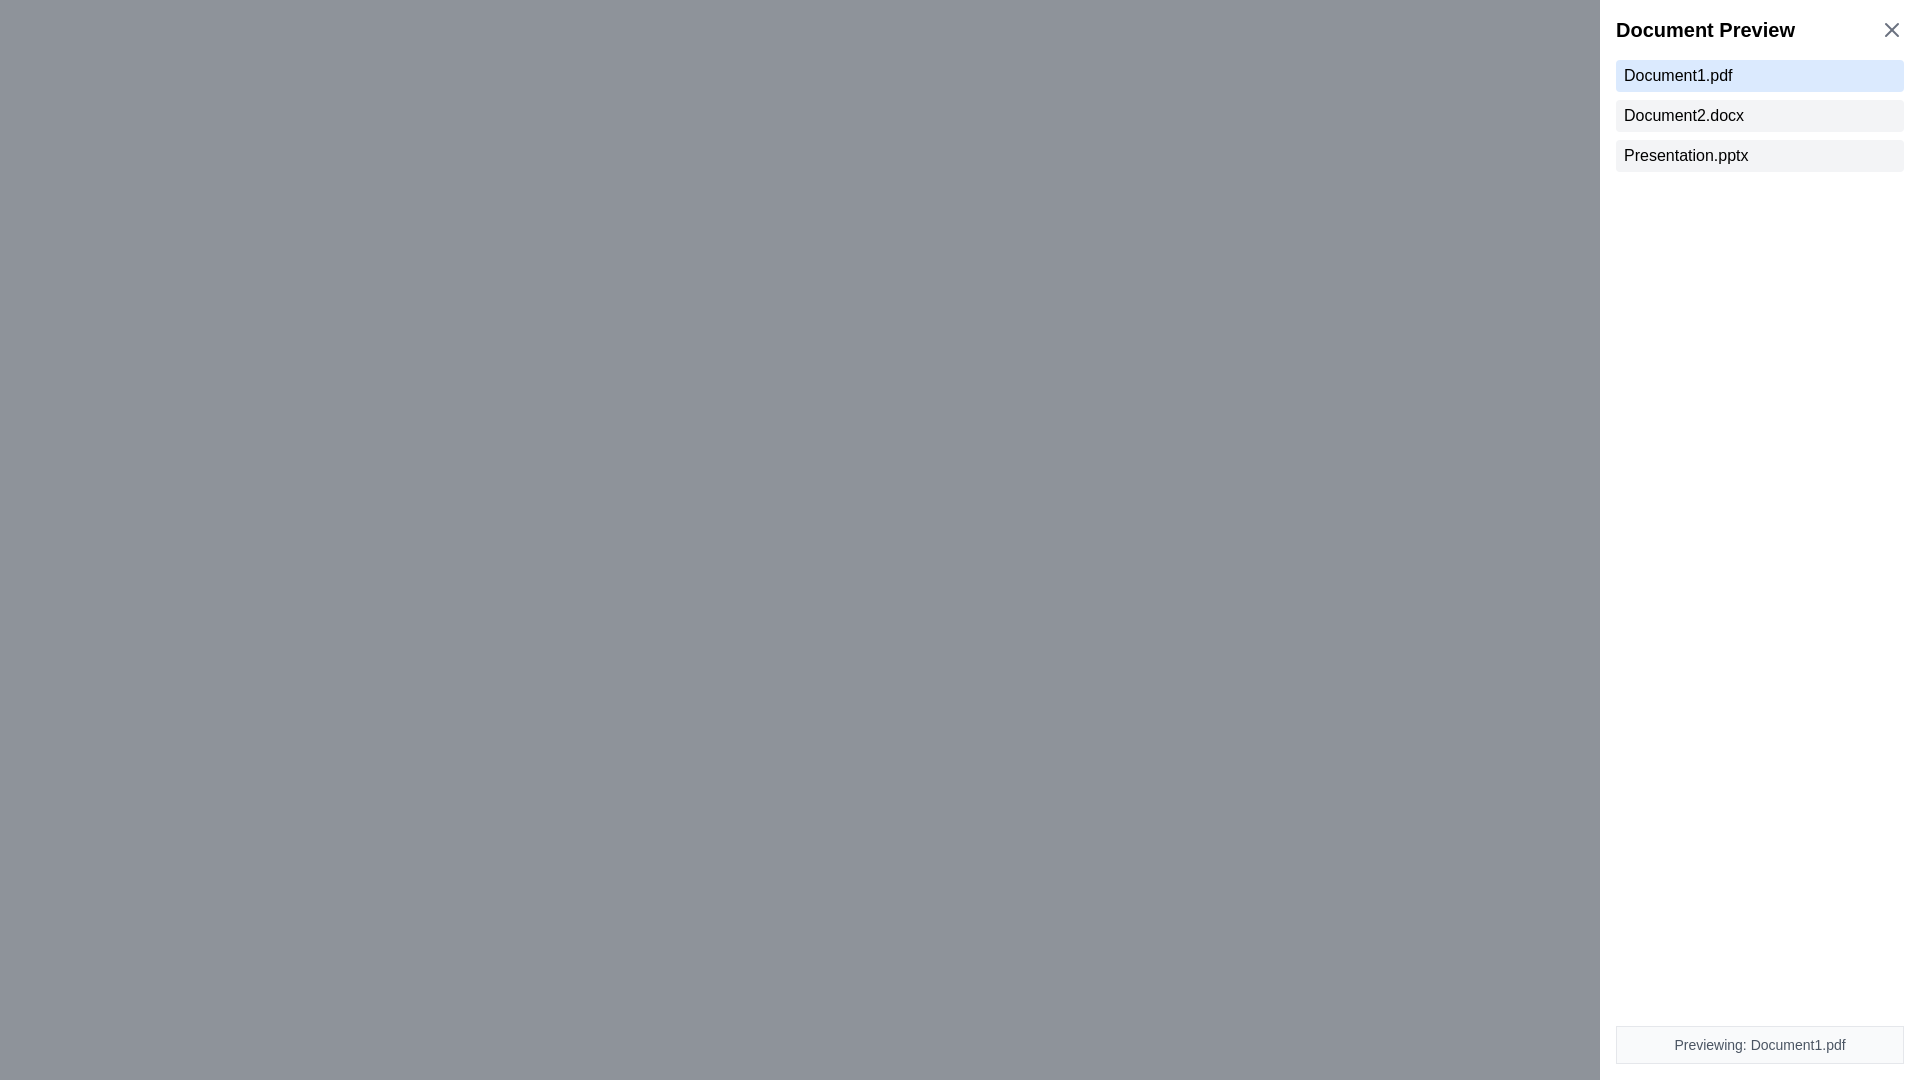 This screenshot has height=1080, width=1920. Describe the element at coordinates (1890, 30) in the screenshot. I see `the close button located in the top-right corner of the 'Document Preview' section to dismiss the preview` at that location.